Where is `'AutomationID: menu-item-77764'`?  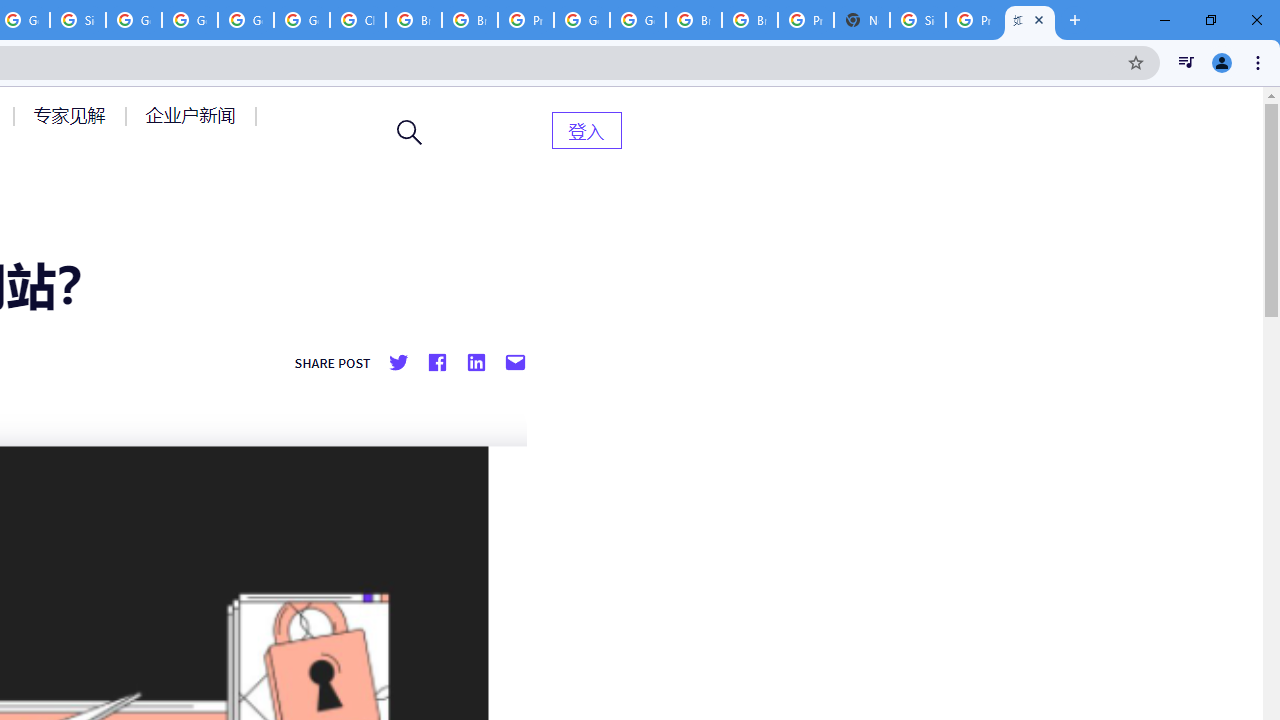 'AutomationID: menu-item-77764' is located at coordinates (72, 115).